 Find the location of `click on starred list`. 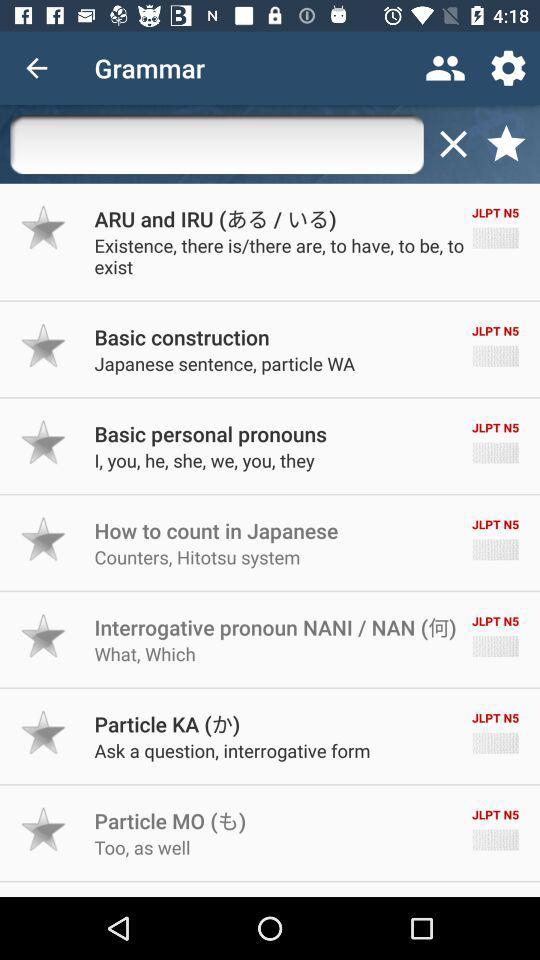

click on starred list is located at coordinates (505, 143).